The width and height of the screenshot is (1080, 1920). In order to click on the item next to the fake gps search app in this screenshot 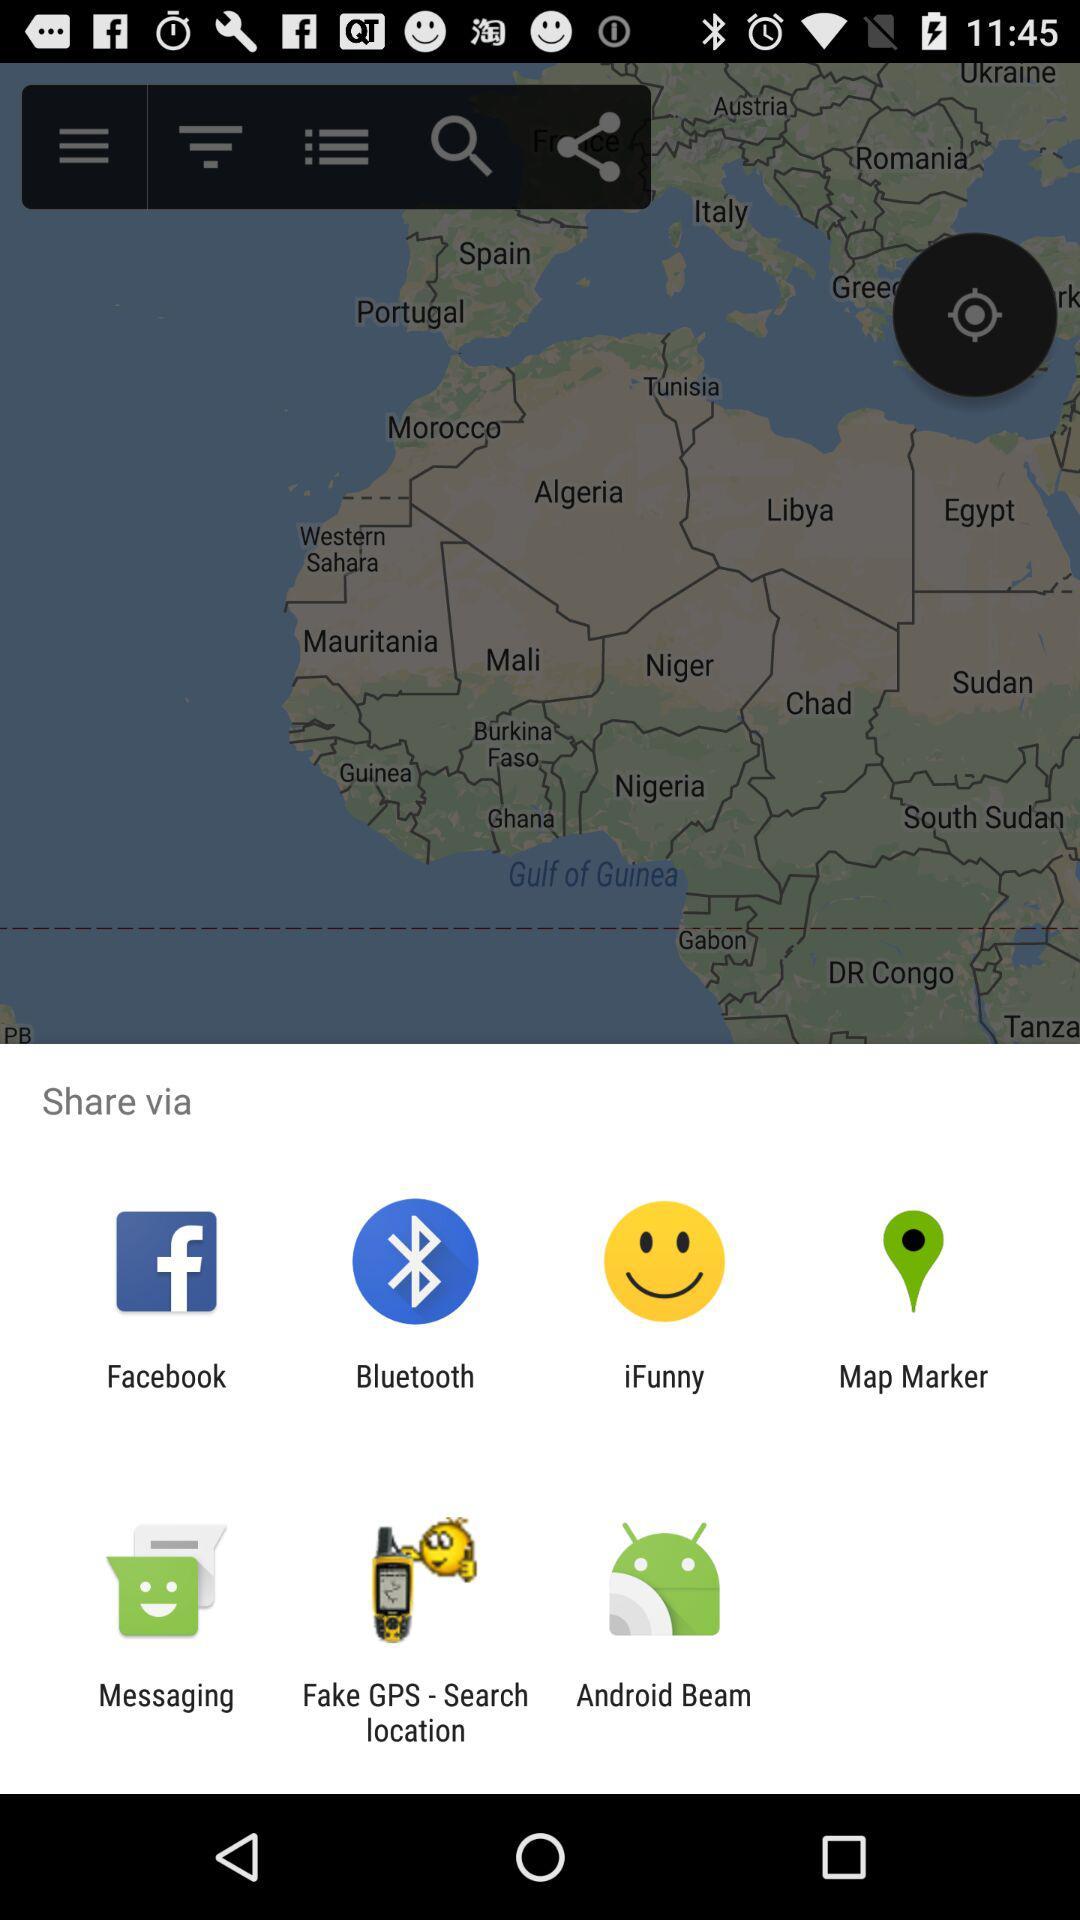, I will do `click(664, 1711)`.